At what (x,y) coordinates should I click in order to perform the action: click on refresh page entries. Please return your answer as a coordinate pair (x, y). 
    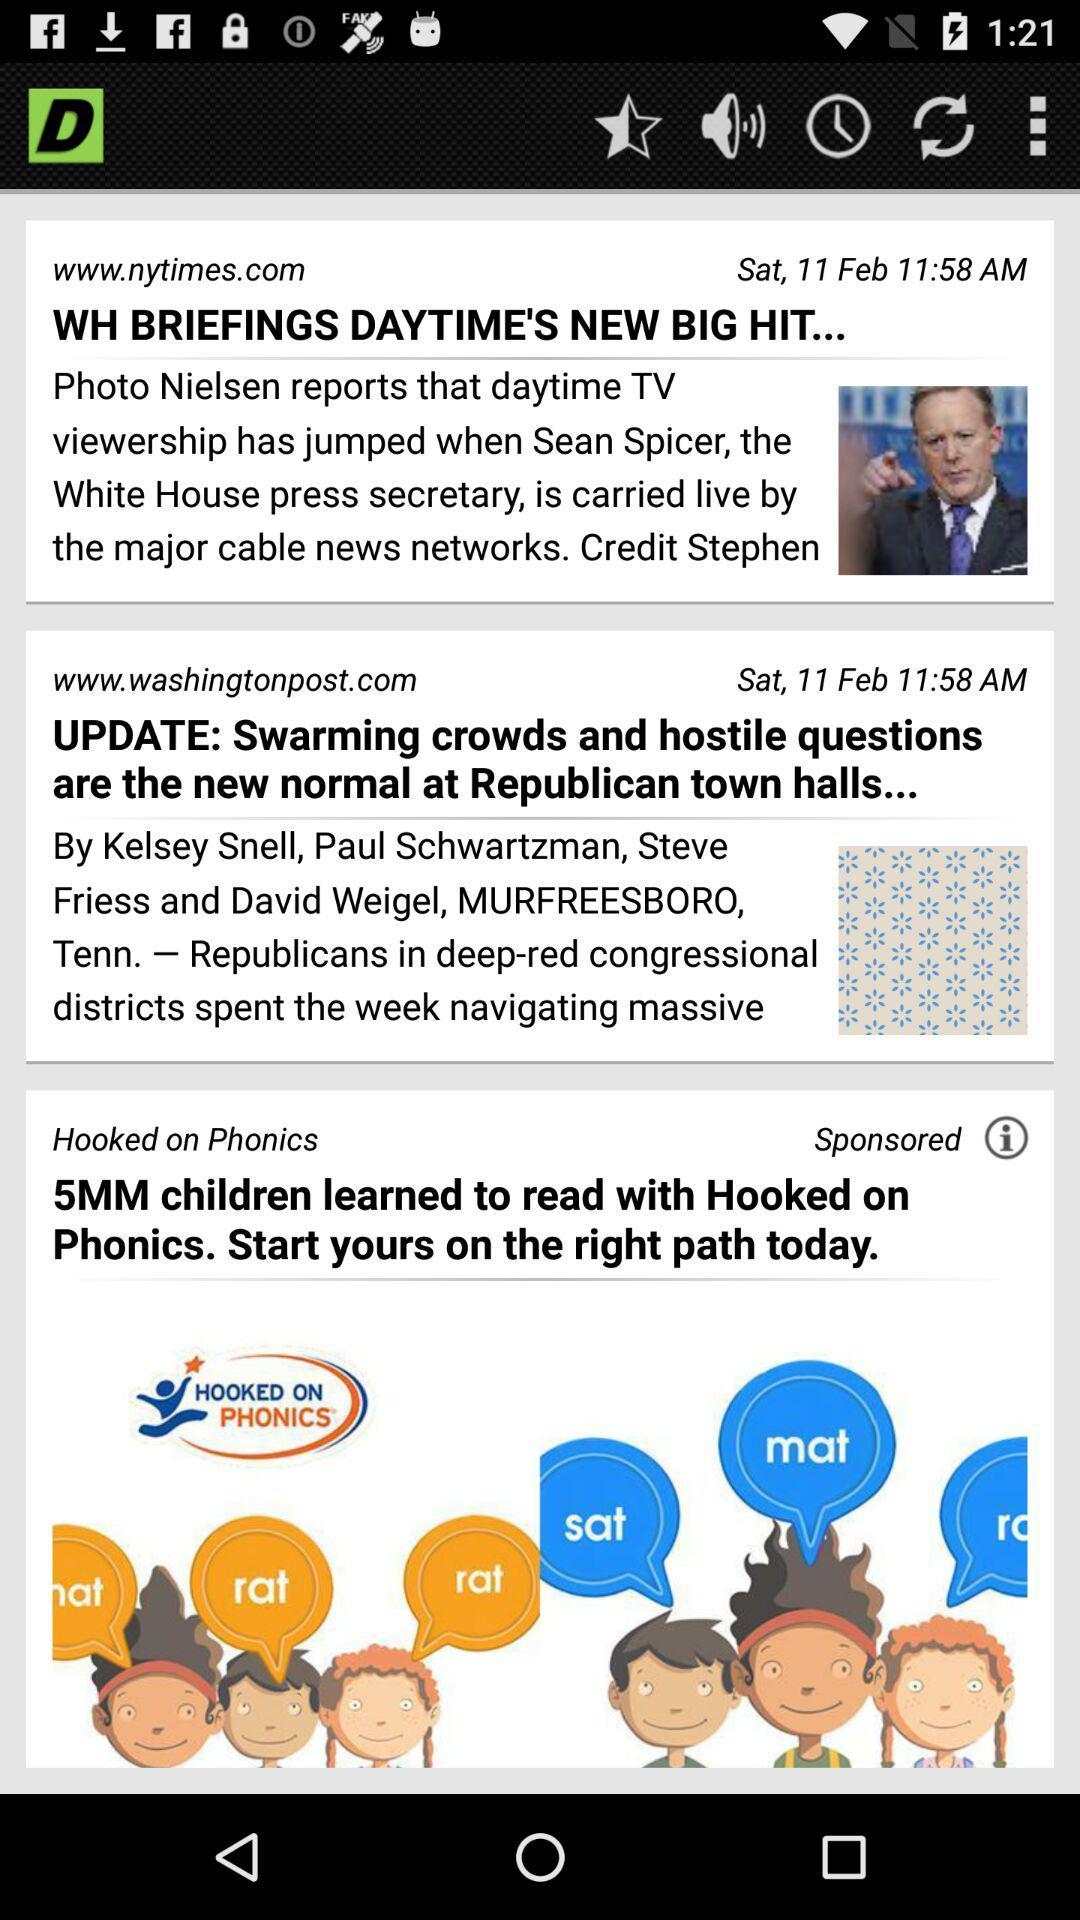
    Looking at the image, I should click on (943, 124).